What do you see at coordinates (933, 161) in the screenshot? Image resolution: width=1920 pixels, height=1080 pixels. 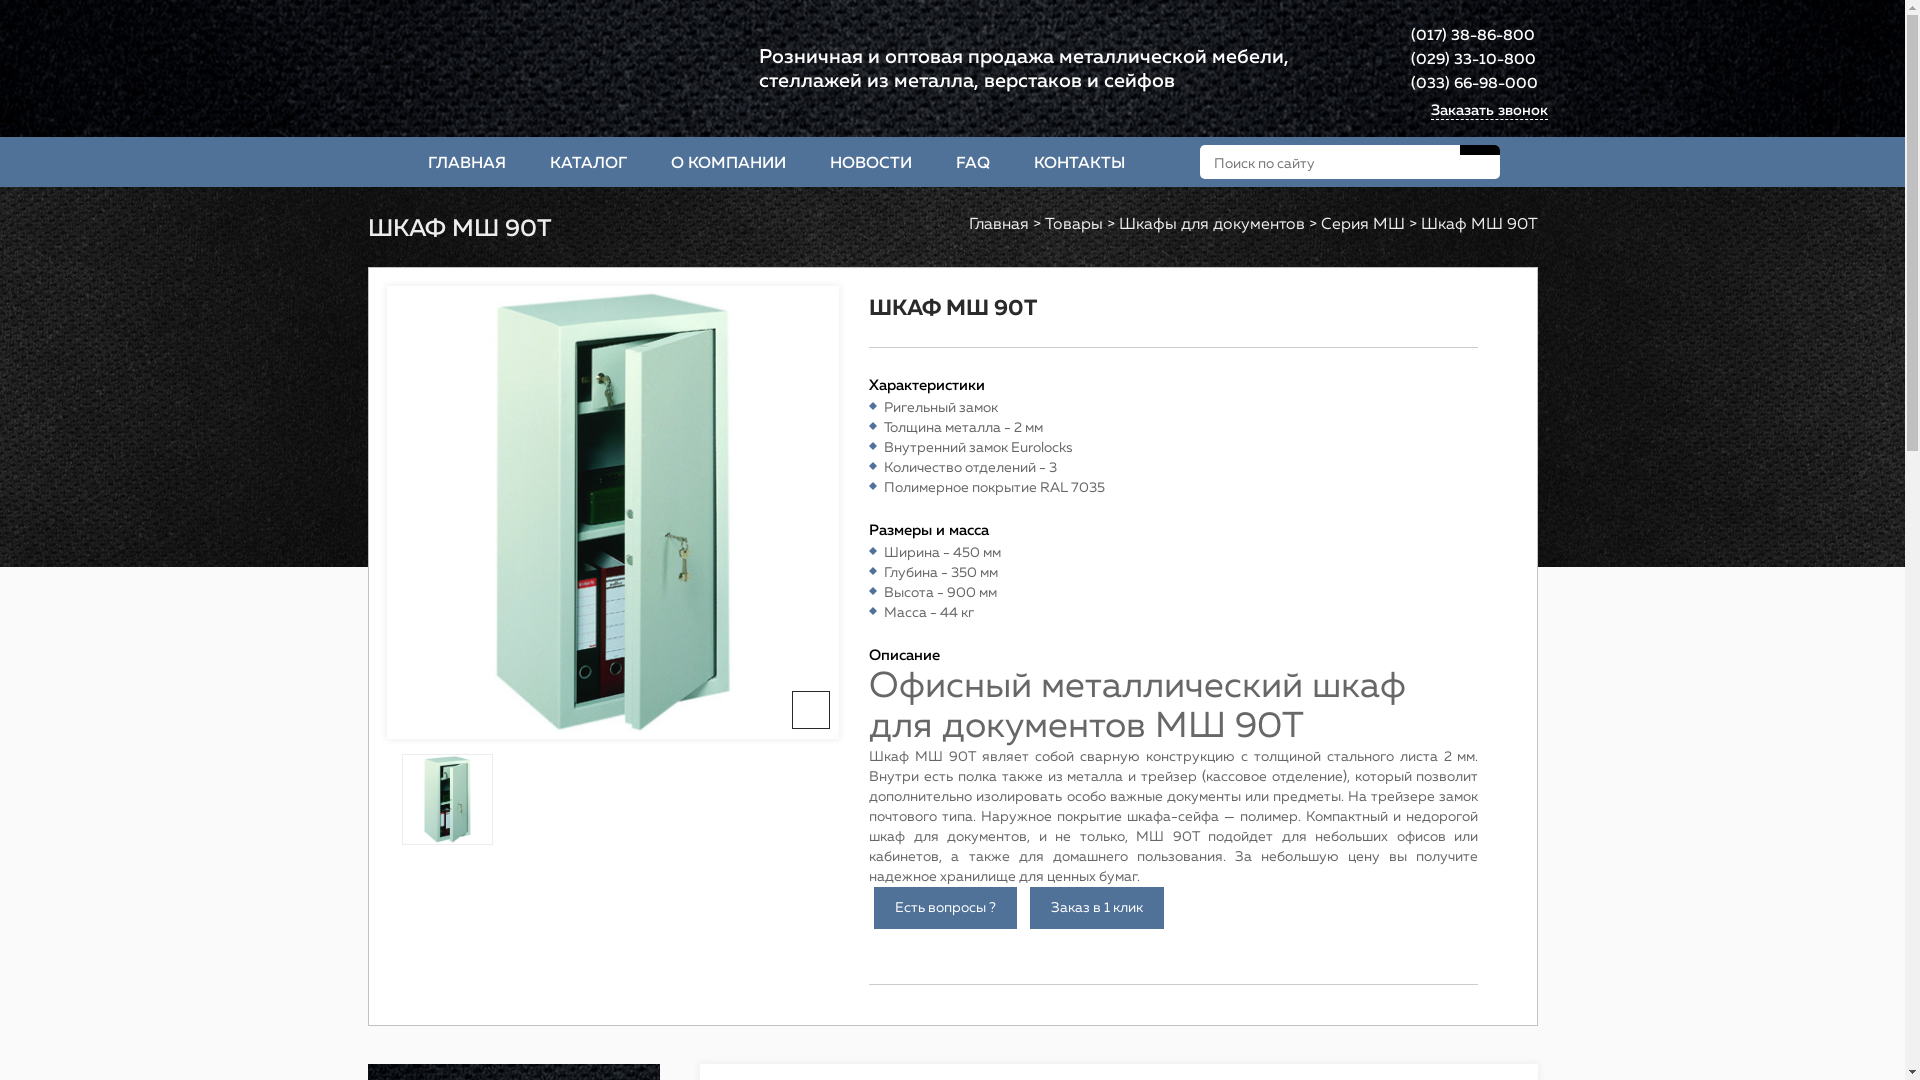 I see `'FAQ'` at bounding box center [933, 161].